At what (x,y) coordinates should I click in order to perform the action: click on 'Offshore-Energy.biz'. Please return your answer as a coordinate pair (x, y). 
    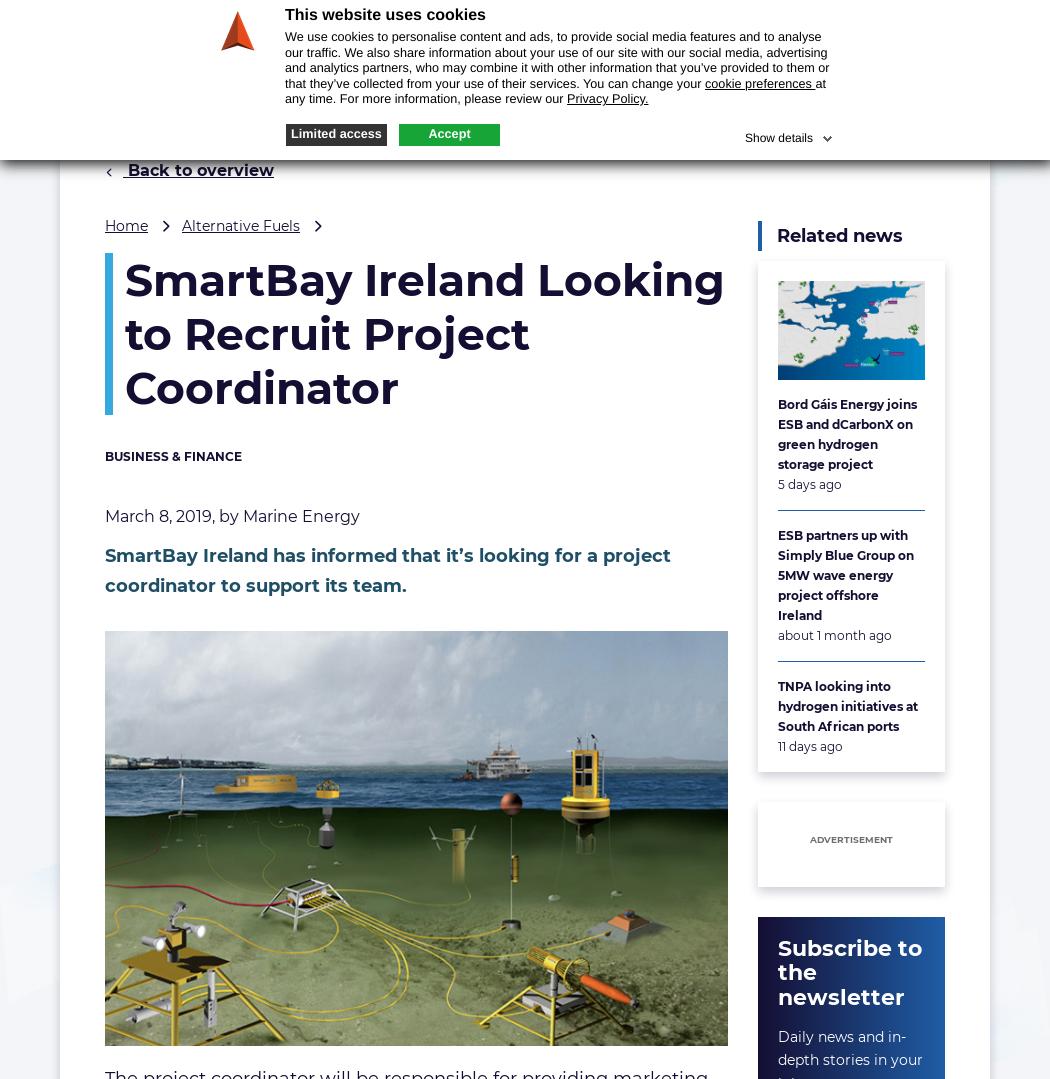
    Looking at the image, I should click on (65, 19).